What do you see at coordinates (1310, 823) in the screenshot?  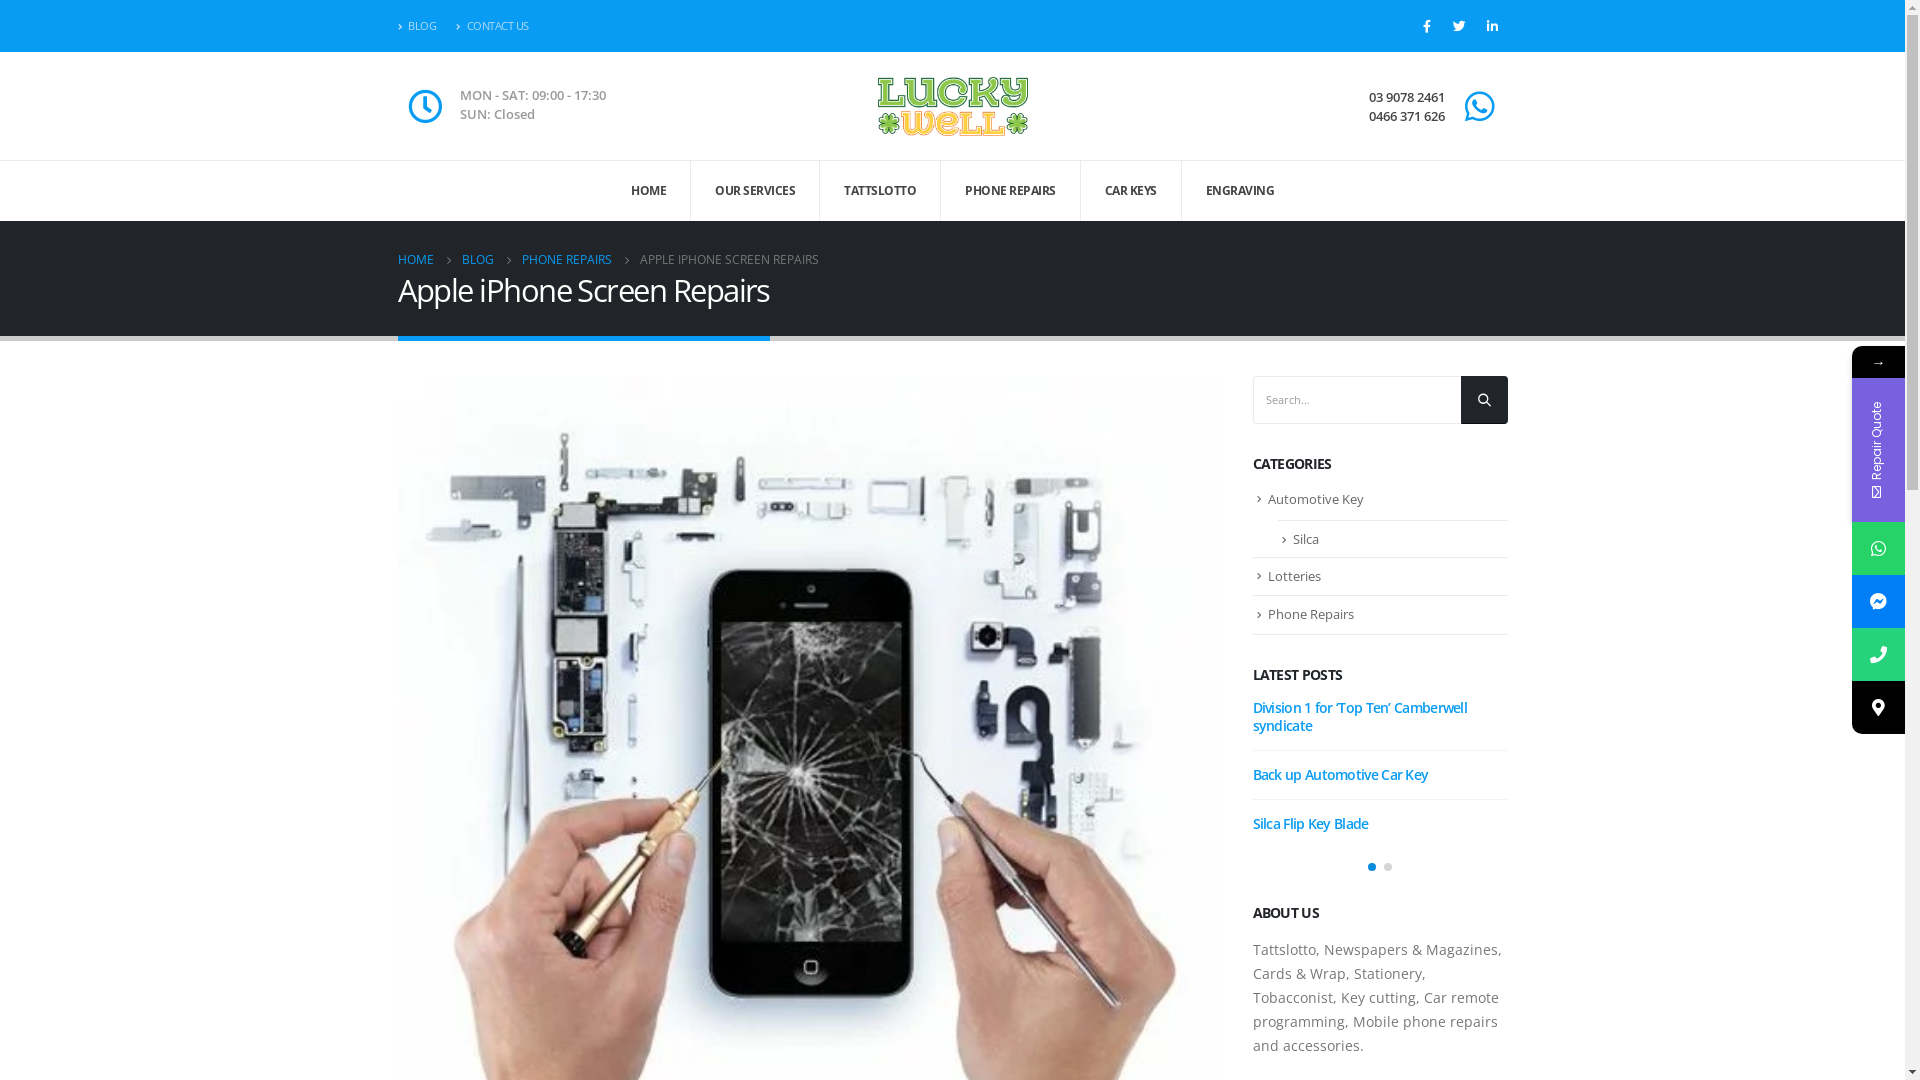 I see `'Silca Flip Key Blade'` at bounding box center [1310, 823].